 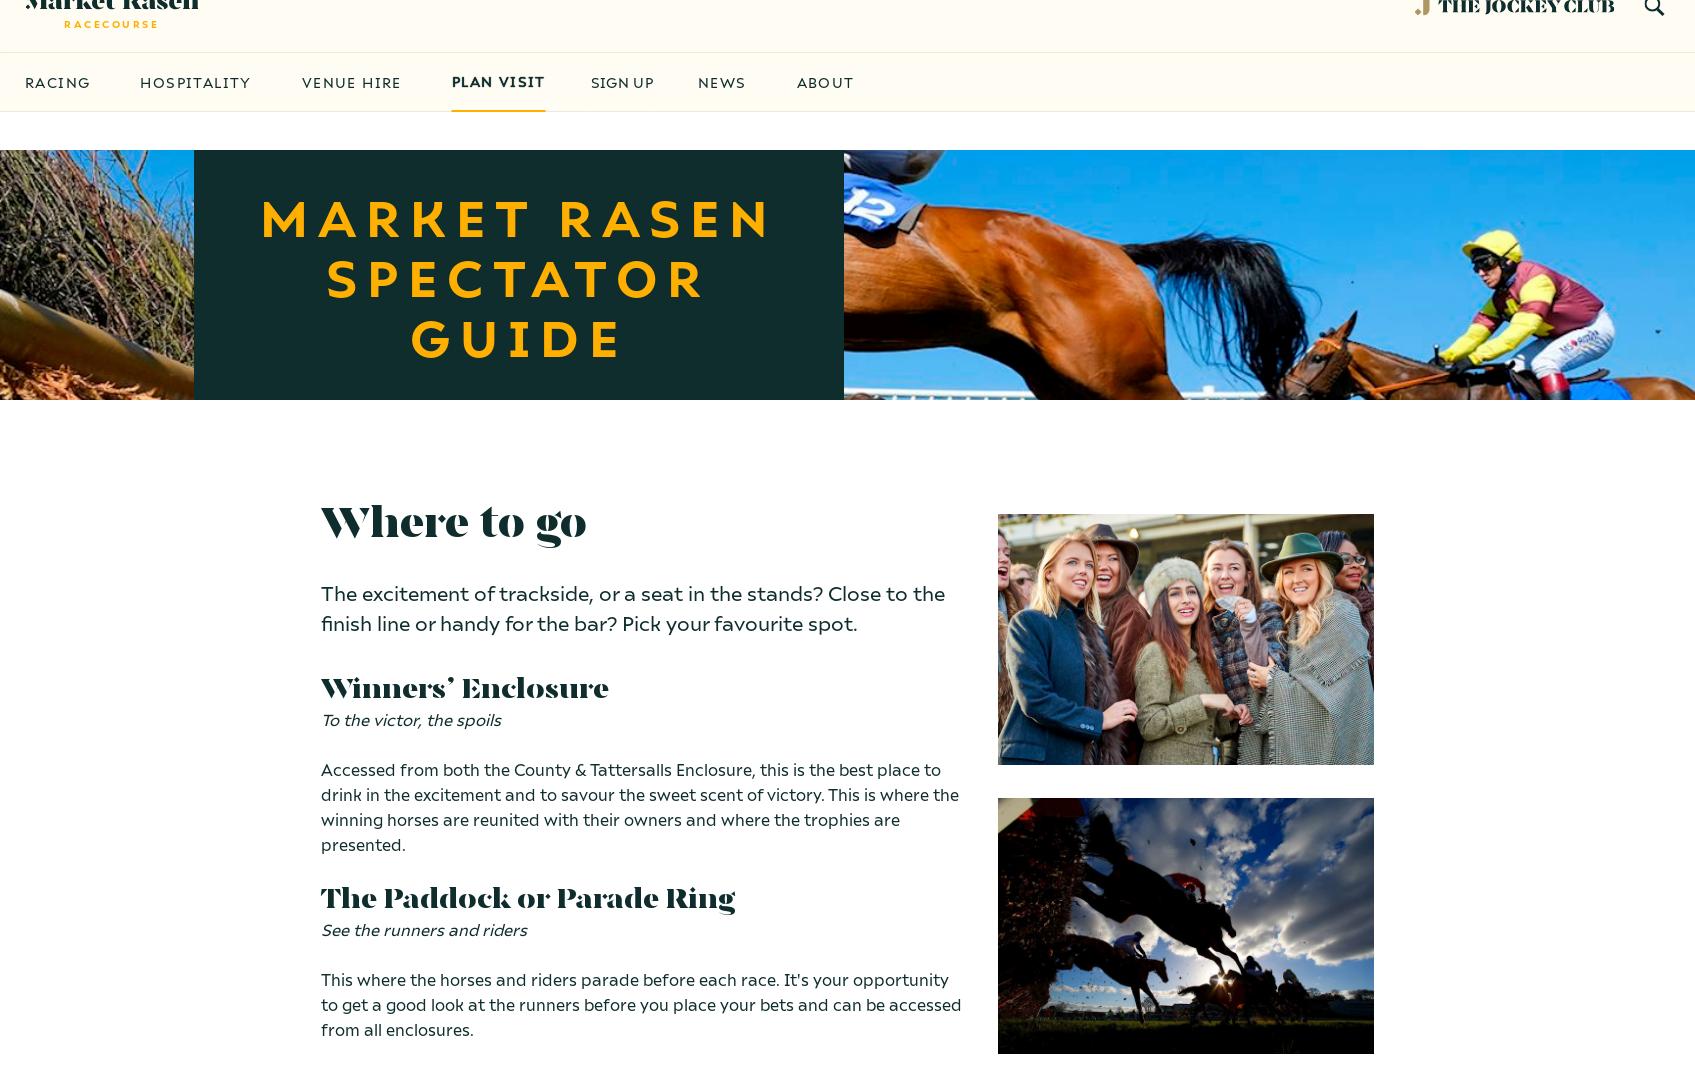 What do you see at coordinates (496, 118) in the screenshot?
I see `'Plan Visit'` at bounding box center [496, 118].